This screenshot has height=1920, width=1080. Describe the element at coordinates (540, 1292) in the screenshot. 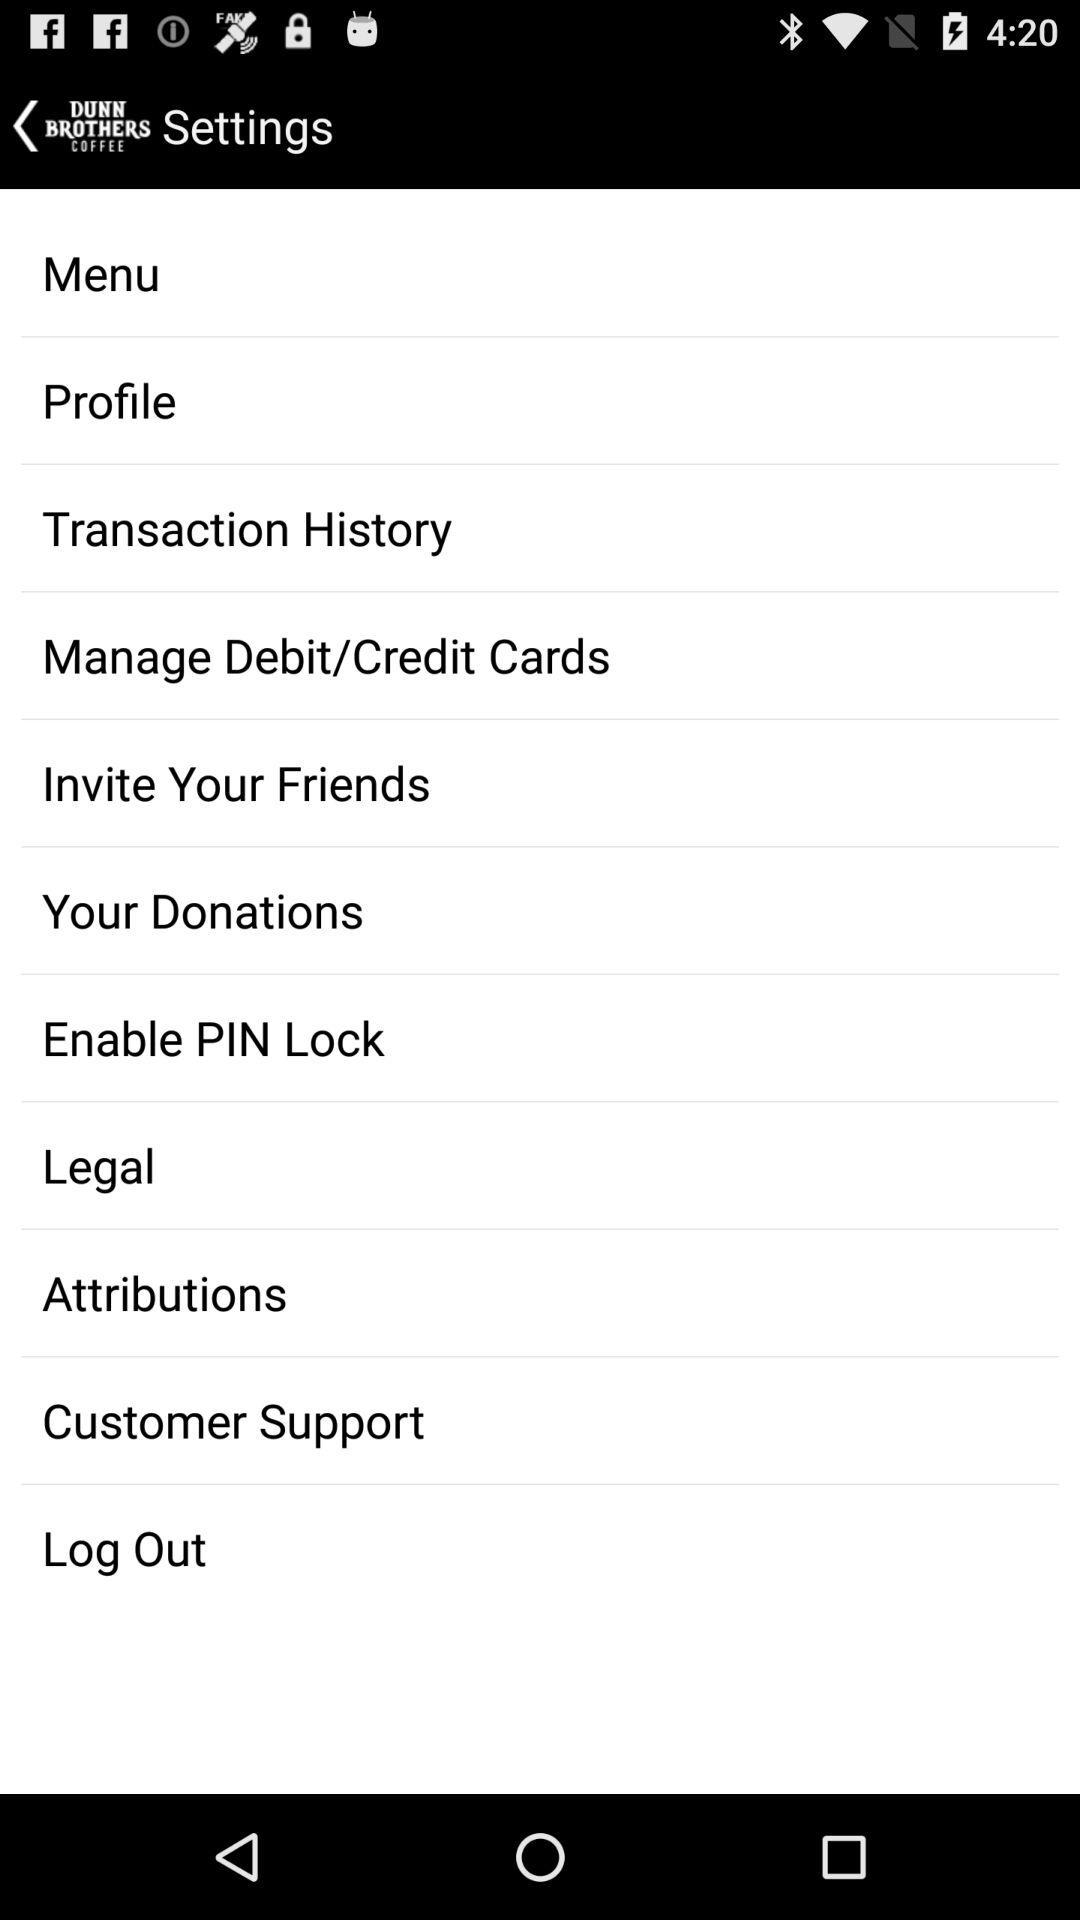

I see `the icon below legal icon` at that location.